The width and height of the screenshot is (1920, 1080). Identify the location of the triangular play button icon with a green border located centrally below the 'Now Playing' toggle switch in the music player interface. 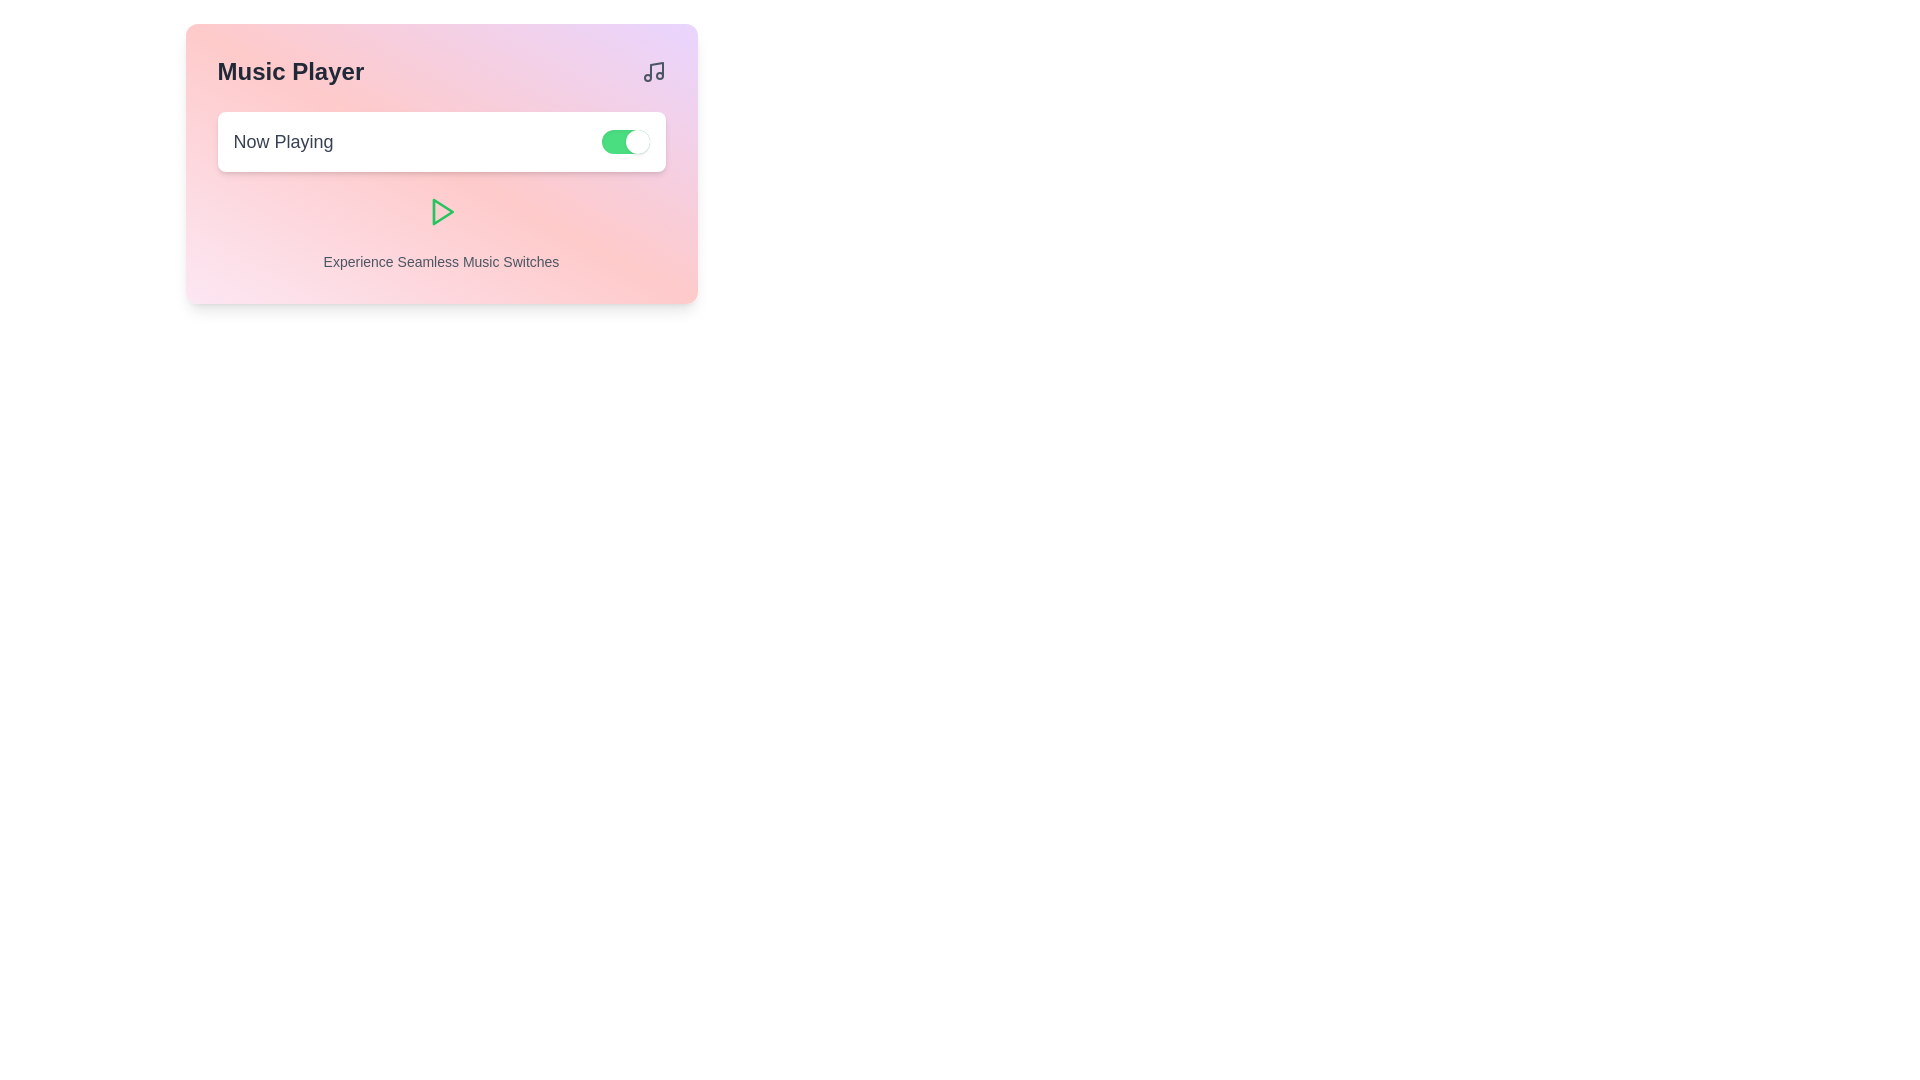
(440, 212).